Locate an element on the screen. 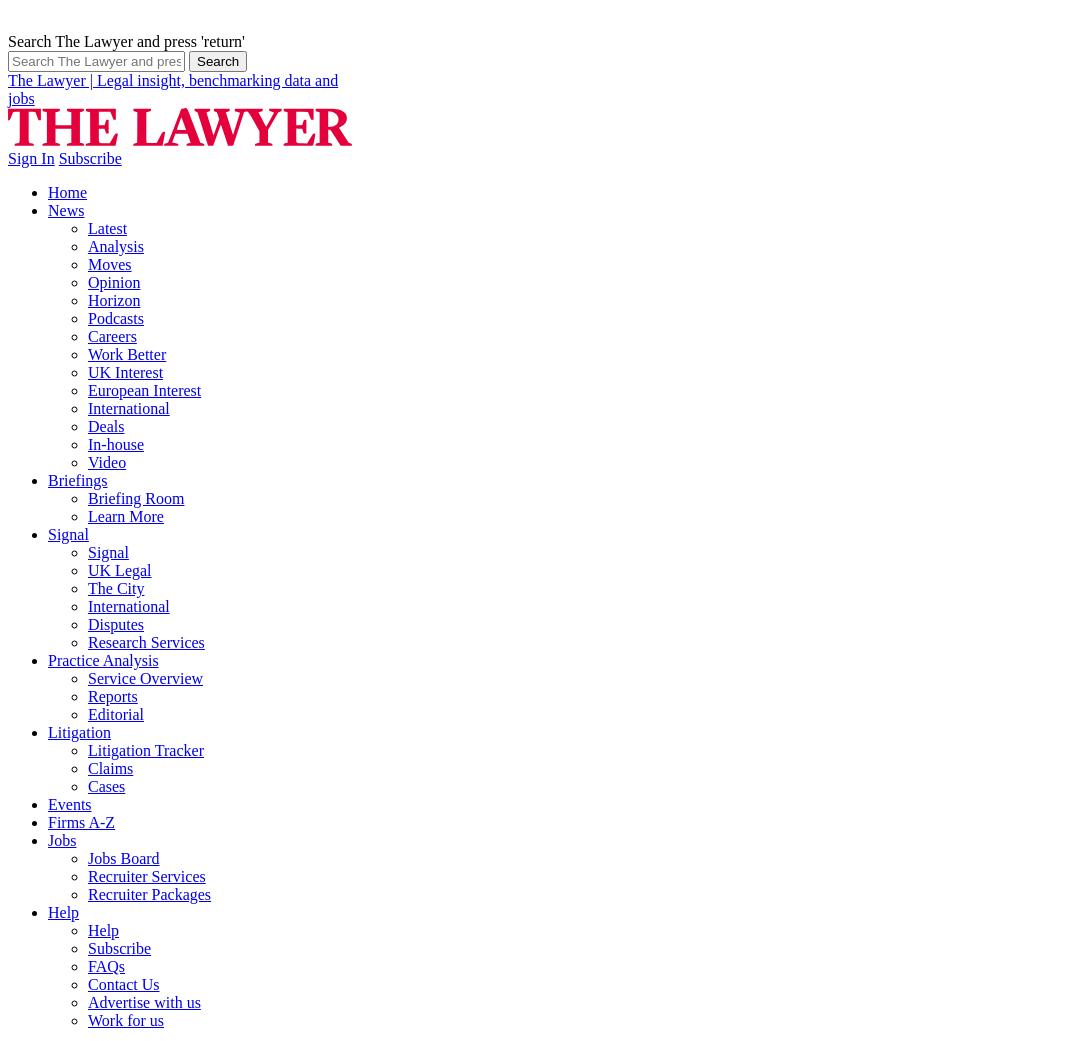 The width and height of the screenshot is (1089, 1041). 'In-house' is located at coordinates (115, 442).